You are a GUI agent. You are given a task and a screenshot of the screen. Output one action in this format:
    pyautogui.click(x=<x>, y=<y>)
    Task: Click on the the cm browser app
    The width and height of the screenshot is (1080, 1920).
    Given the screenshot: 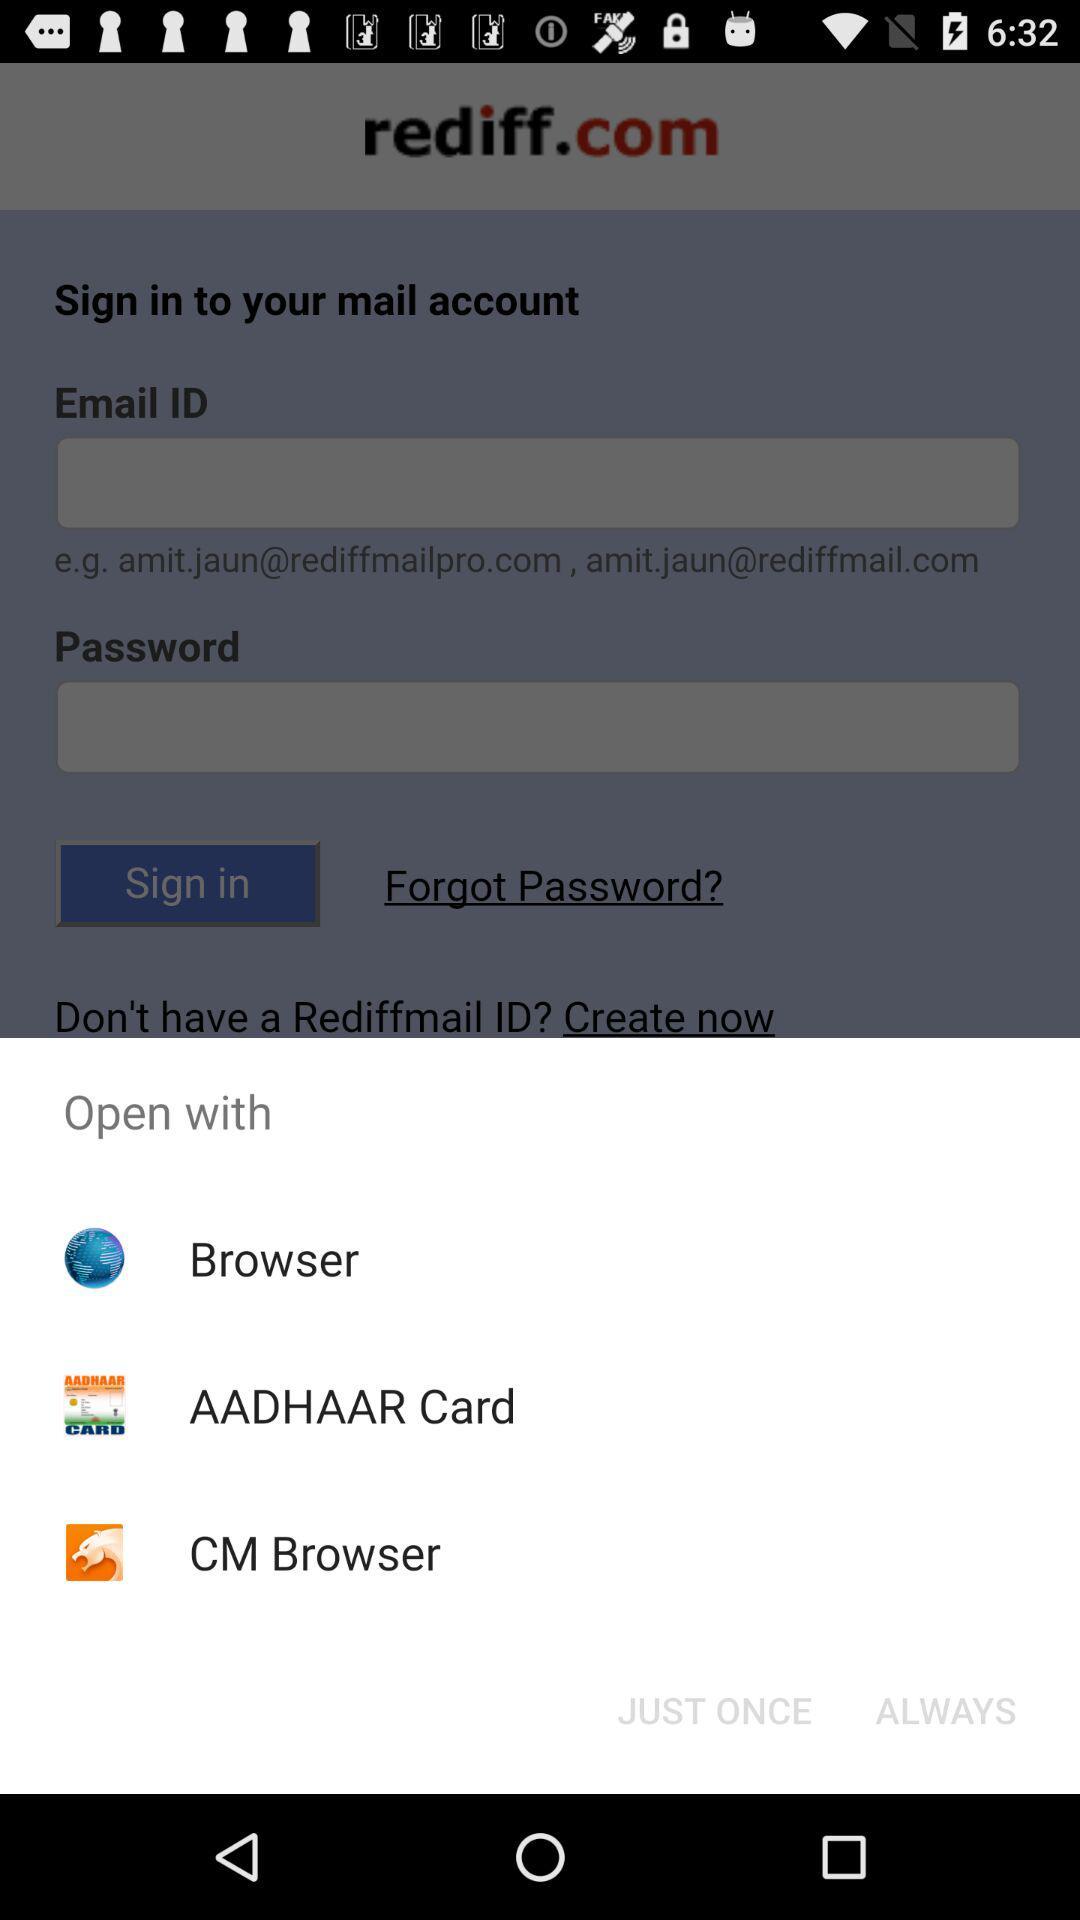 What is the action you would take?
    pyautogui.click(x=315, y=1551)
    